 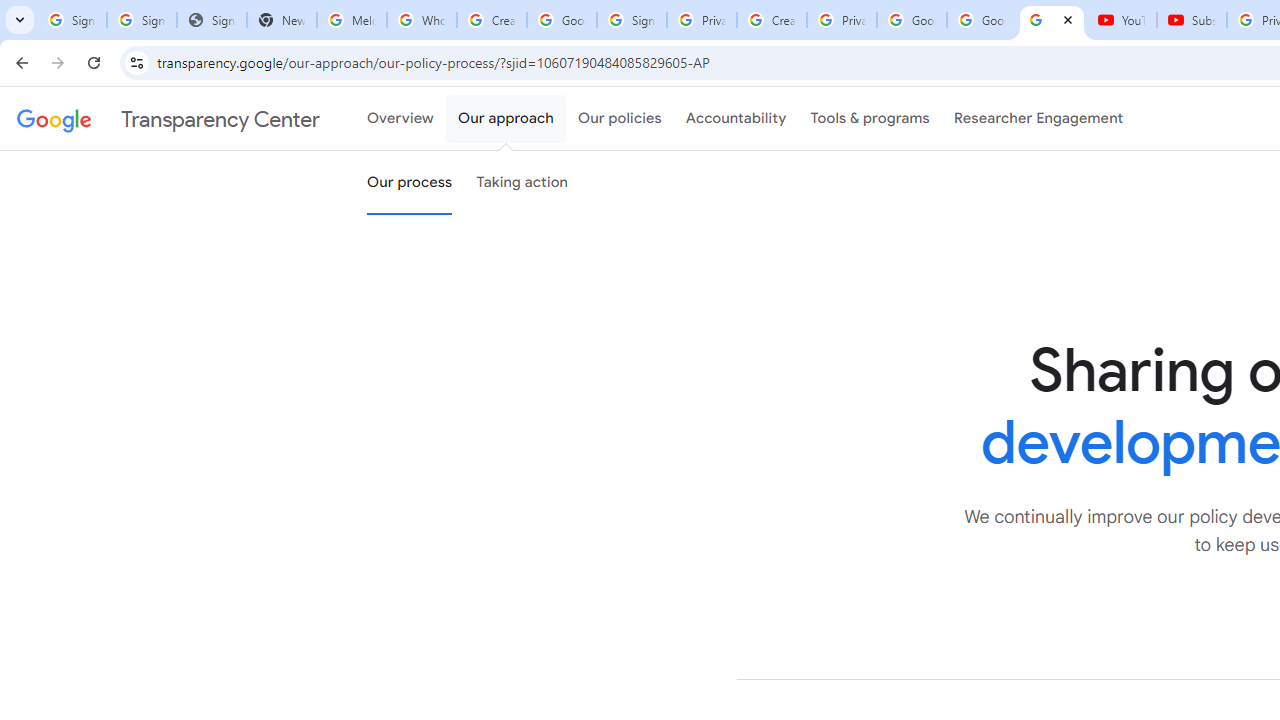 What do you see at coordinates (735, 119) in the screenshot?
I see `'Accountability'` at bounding box center [735, 119].